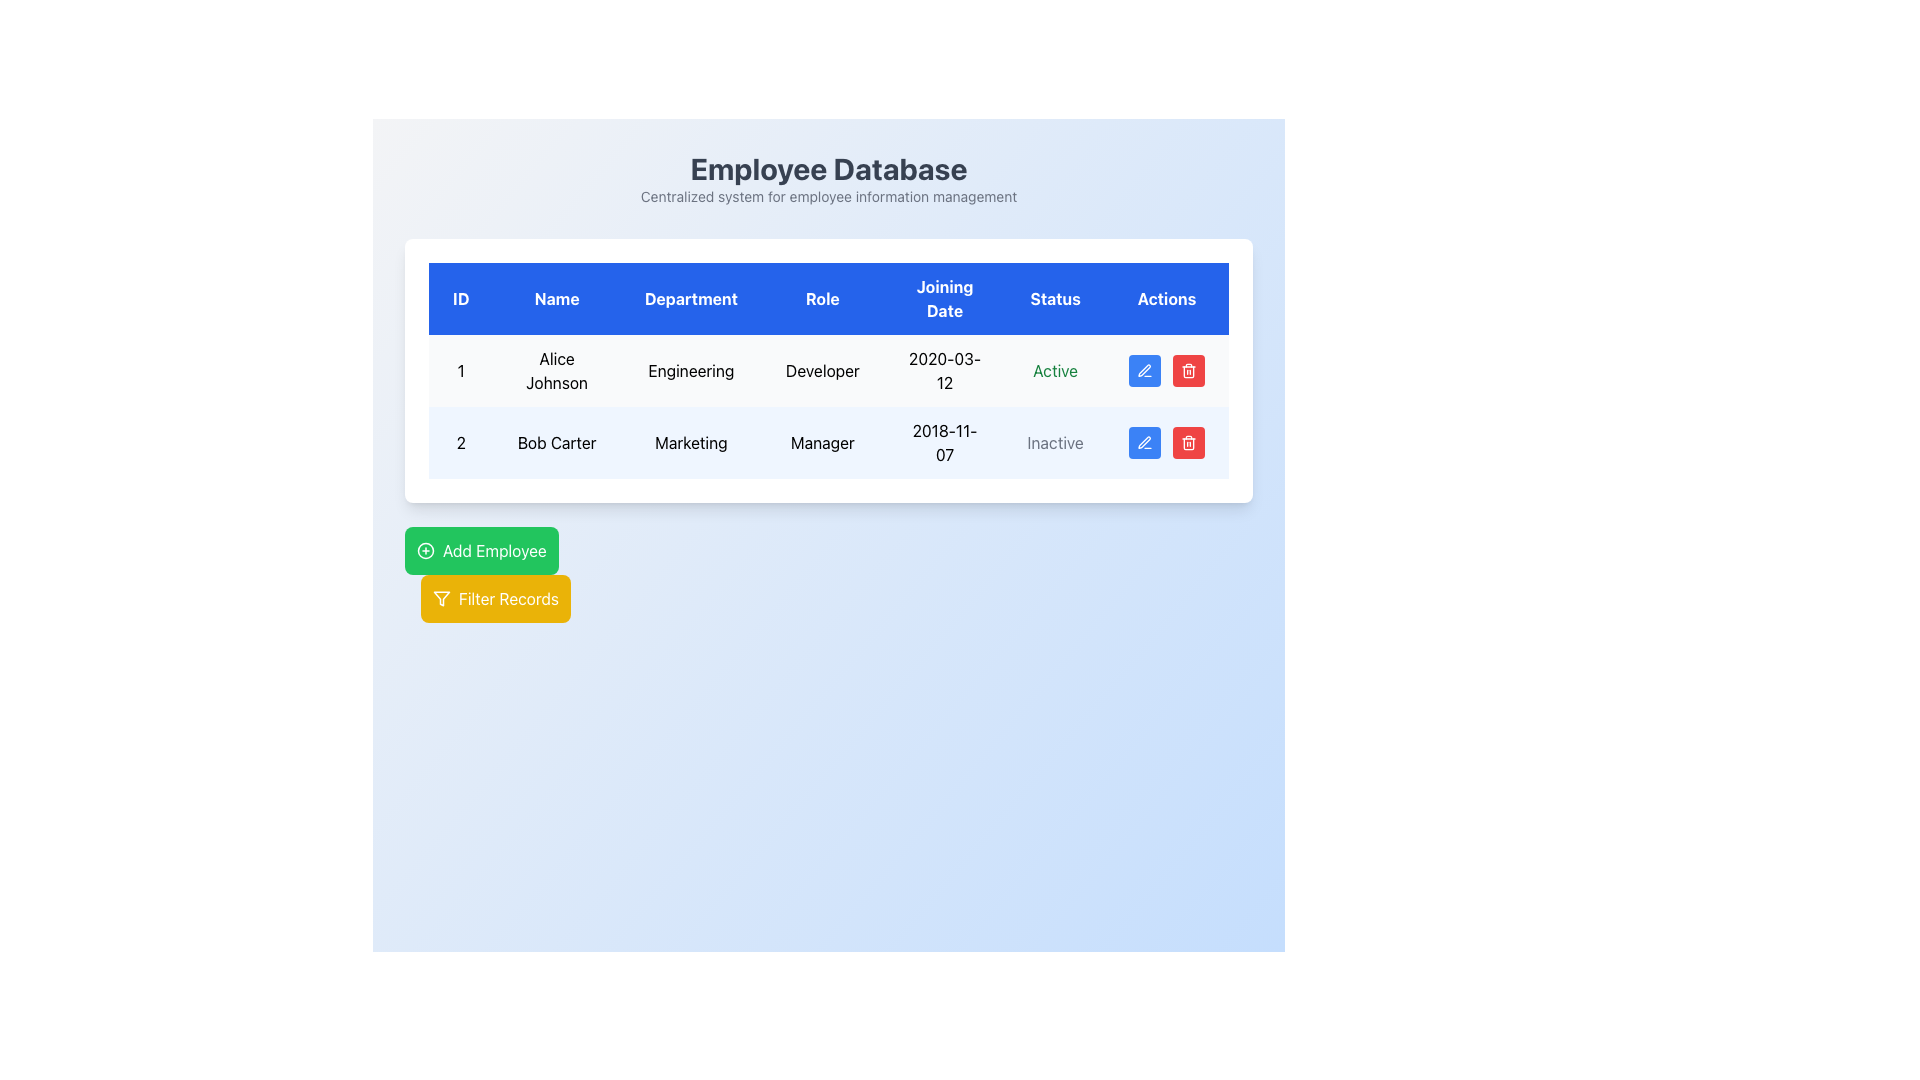 Image resolution: width=1920 pixels, height=1080 pixels. I want to click on the red square button with a trash icon in the 'Actions' column for the employee 'Bob Carter', so click(1189, 370).